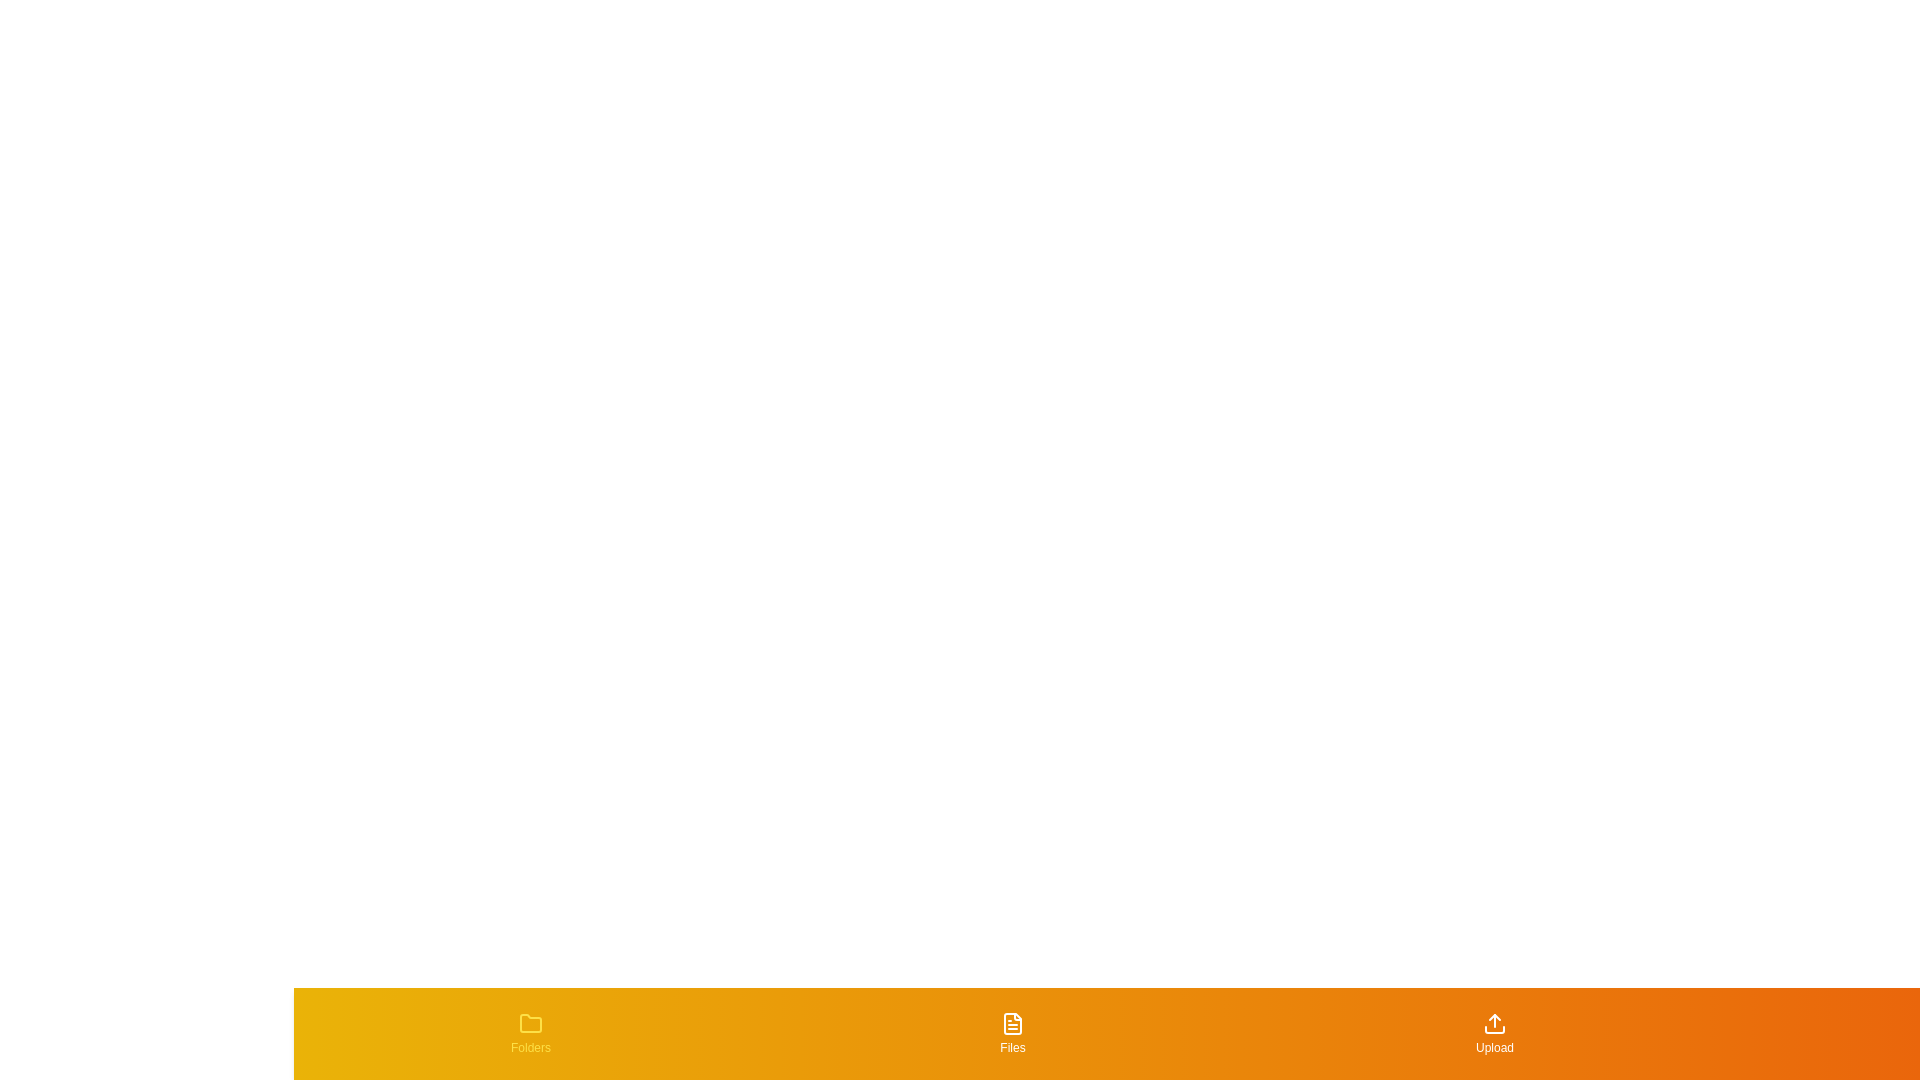 This screenshot has height=1080, width=1920. Describe the element at coordinates (1494, 1033) in the screenshot. I see `the Upload tab to navigate to its section` at that location.